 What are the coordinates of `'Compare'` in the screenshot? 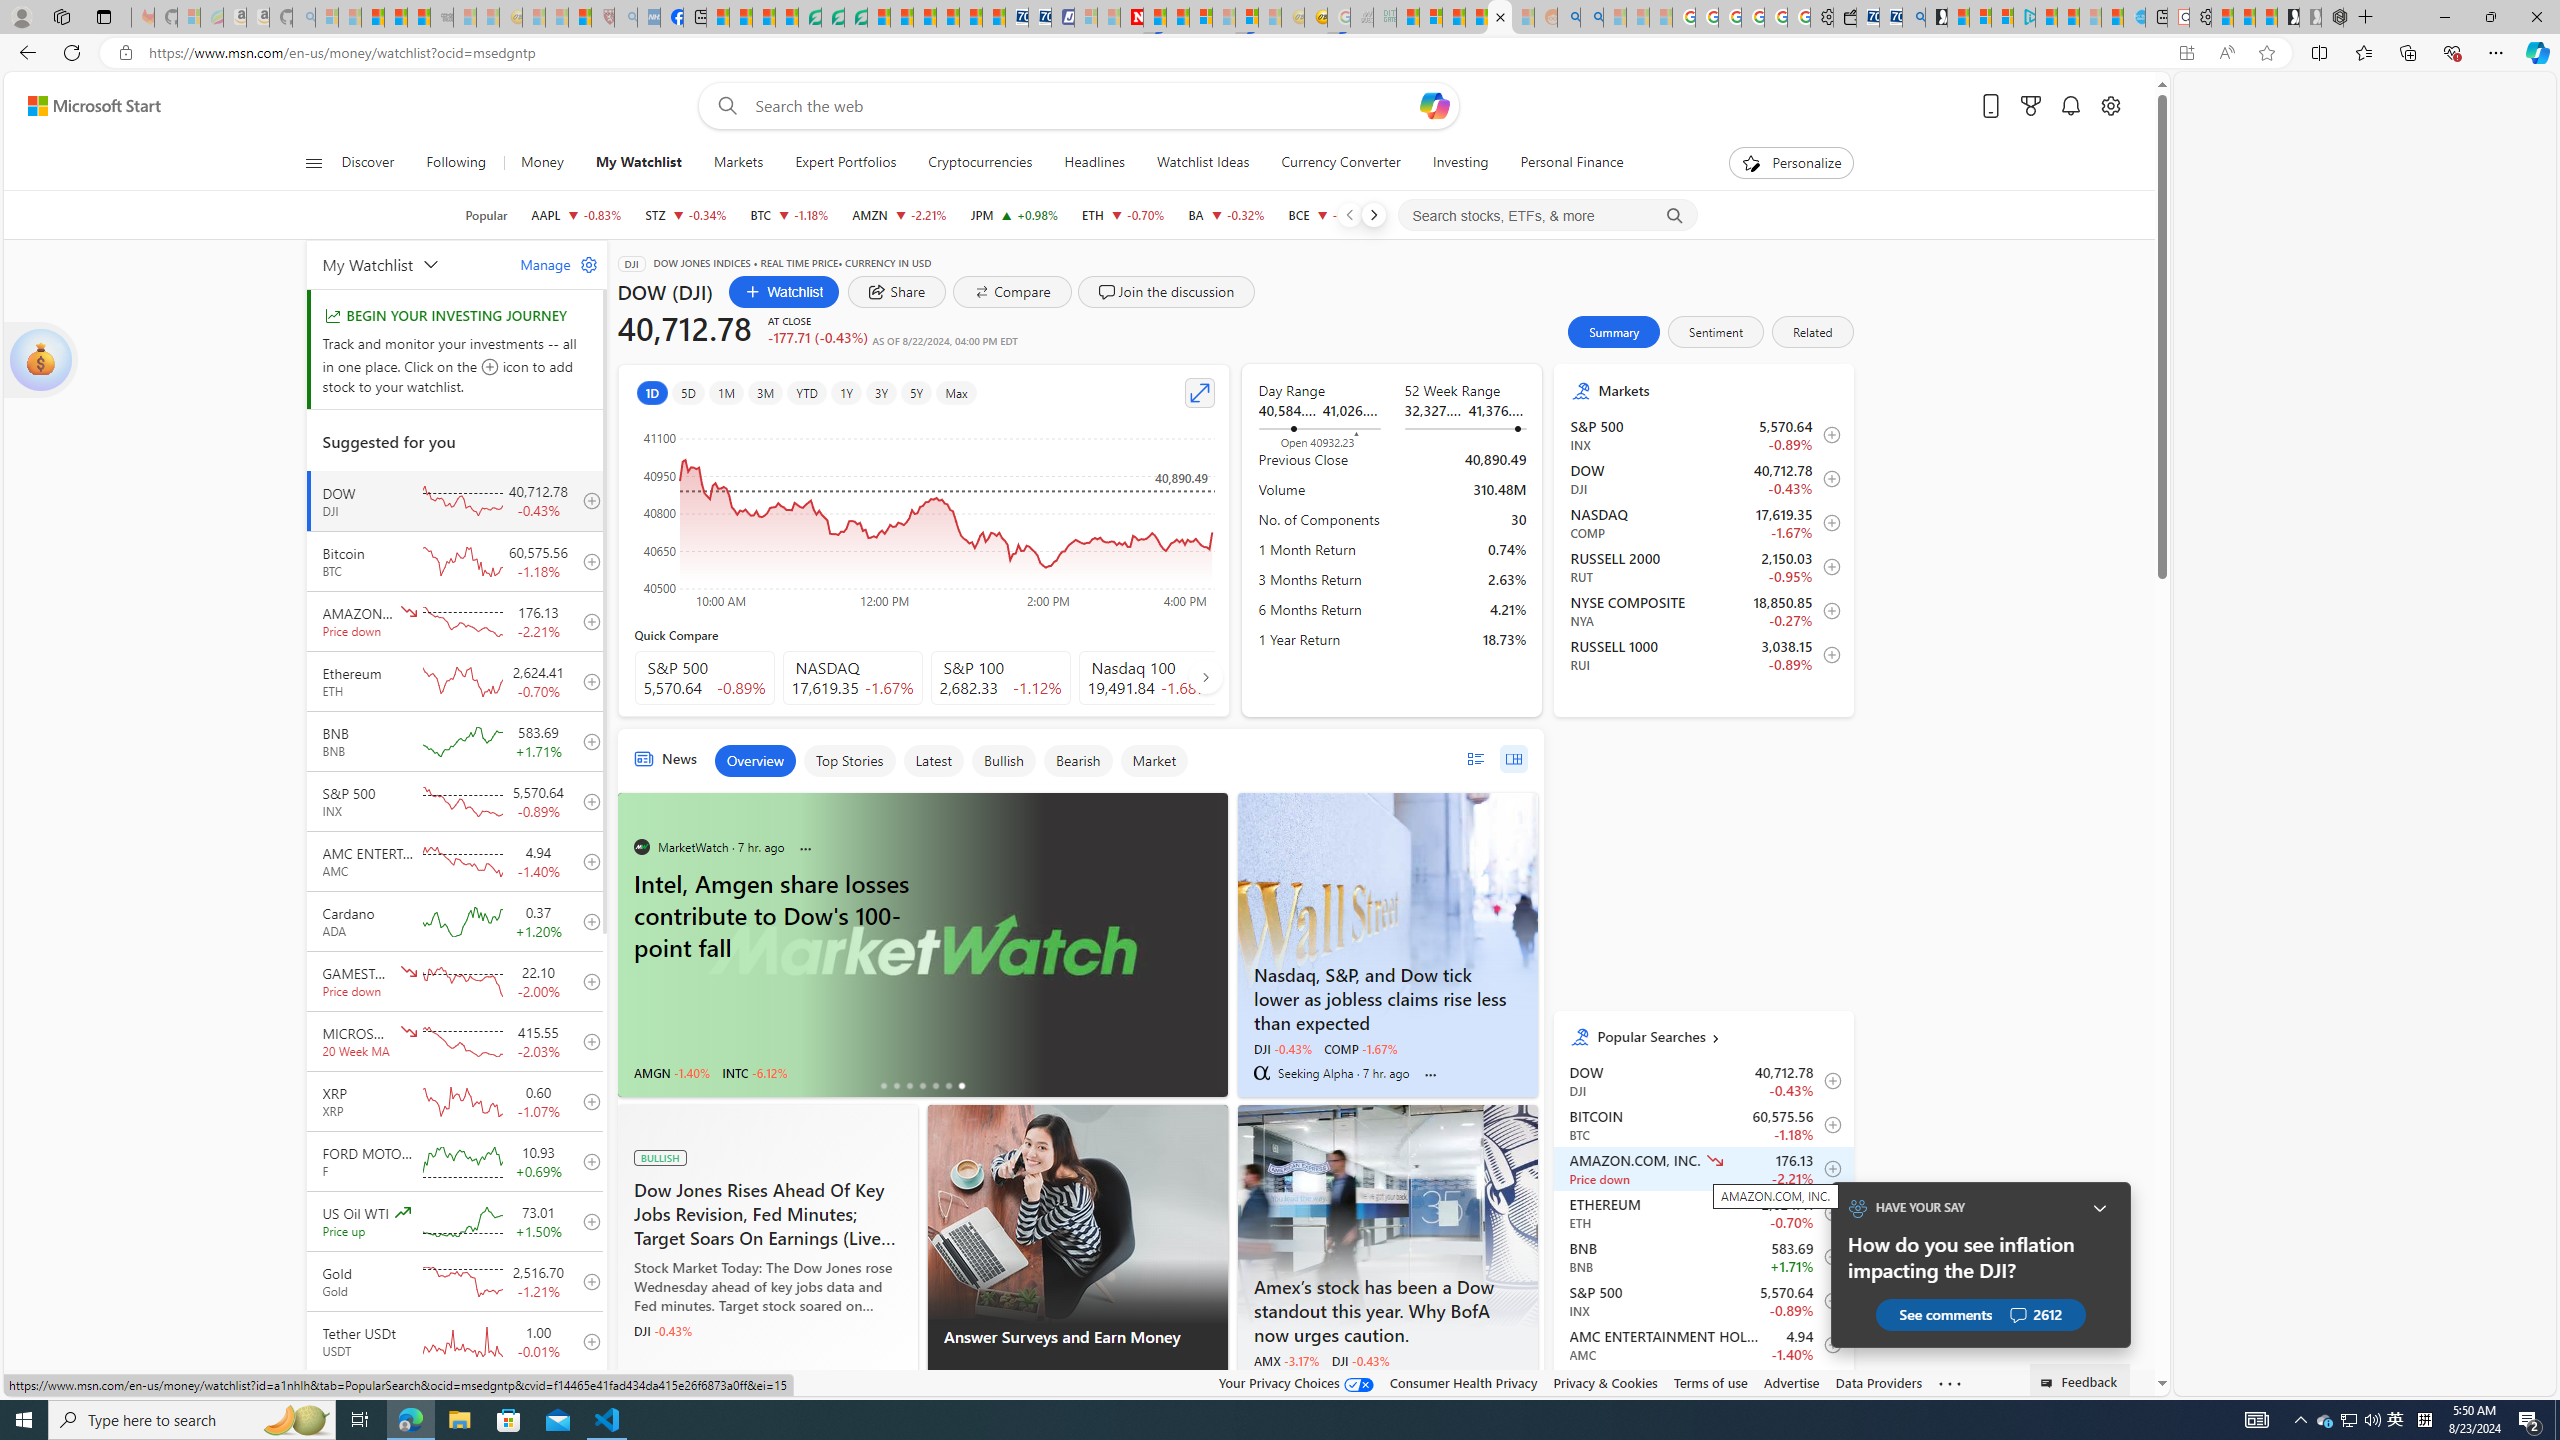 It's located at (1011, 291).